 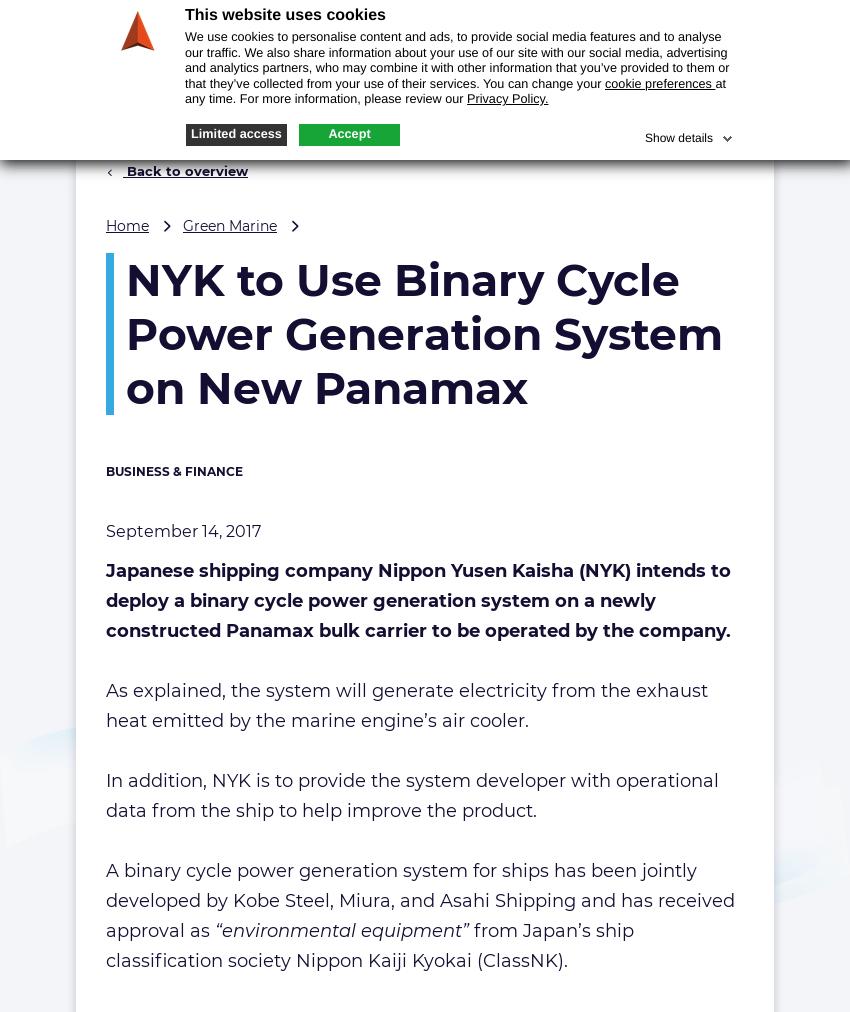 What do you see at coordinates (454, 89) in the screenshot?
I see `'at any time. For more information, please review our'` at bounding box center [454, 89].